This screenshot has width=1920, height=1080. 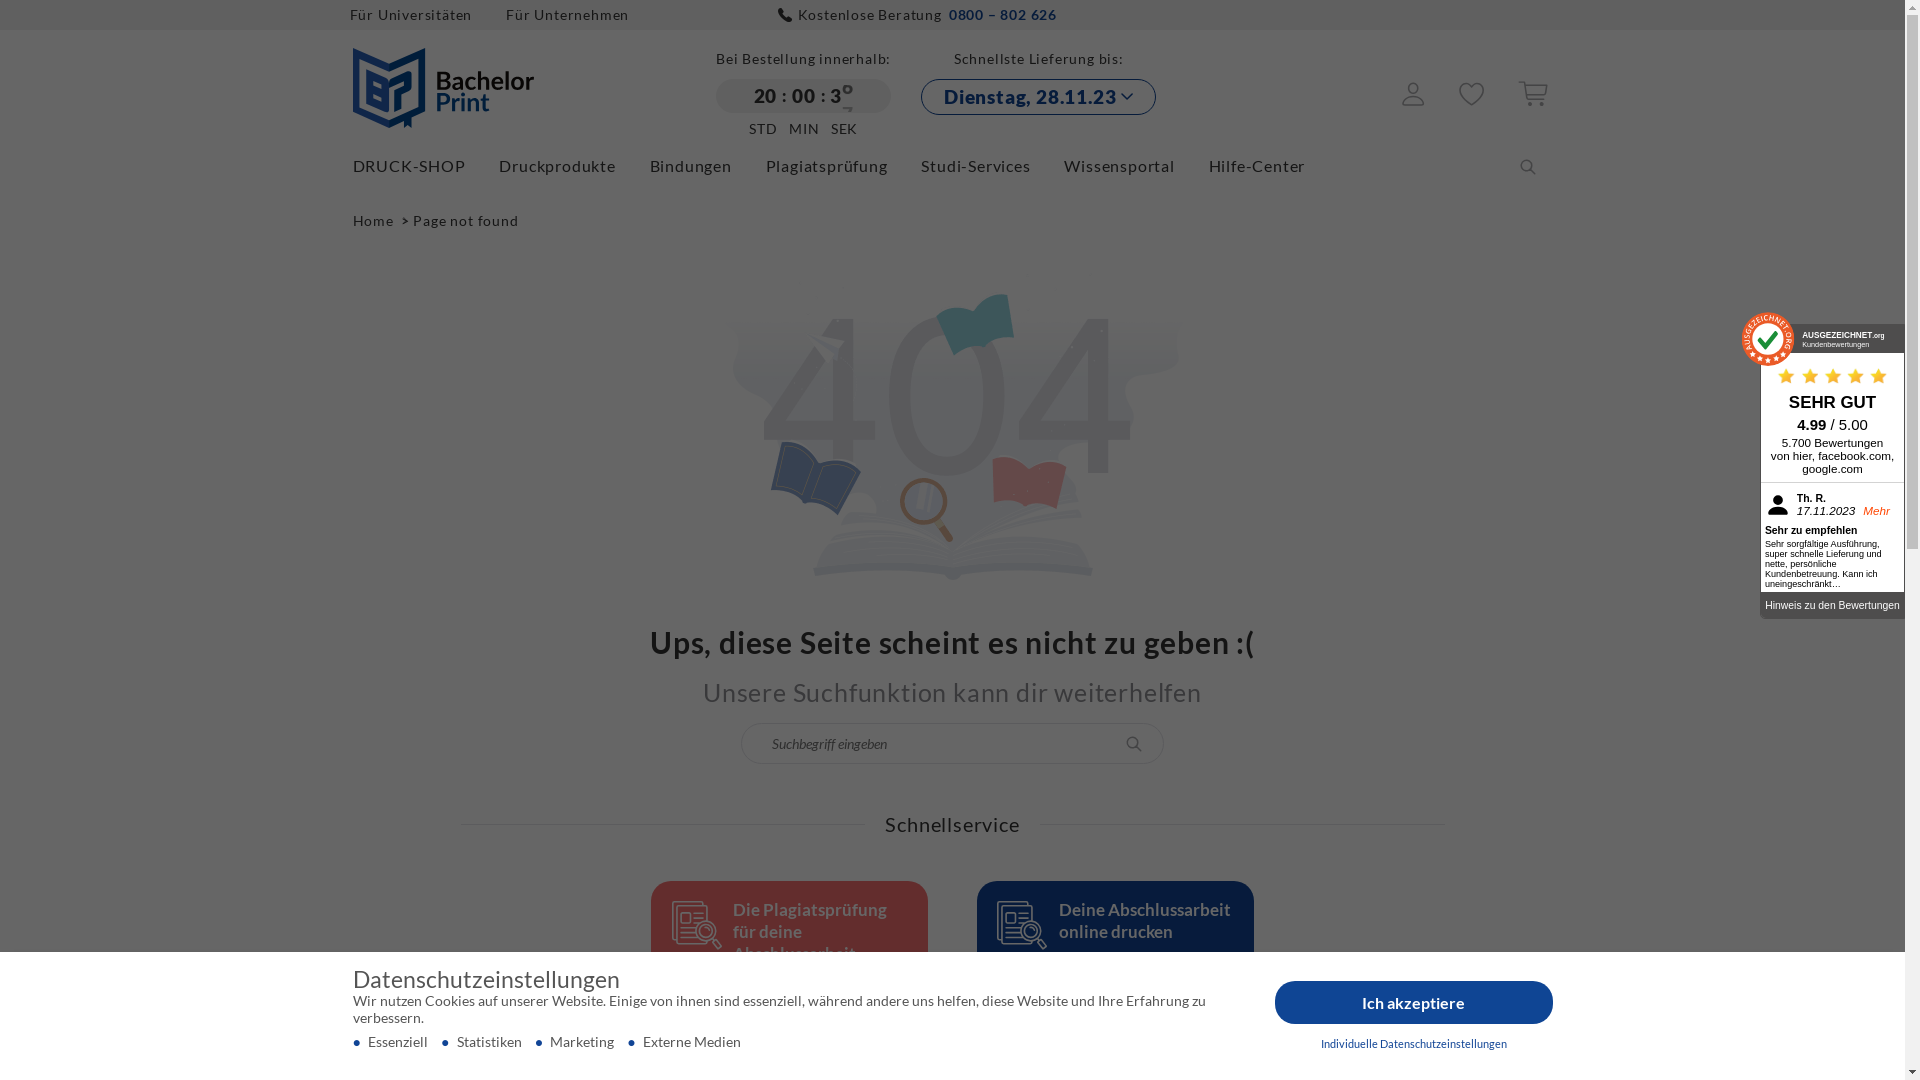 What do you see at coordinates (1413, 1043) in the screenshot?
I see `'Individuelle Datenschutzeinstellungen'` at bounding box center [1413, 1043].